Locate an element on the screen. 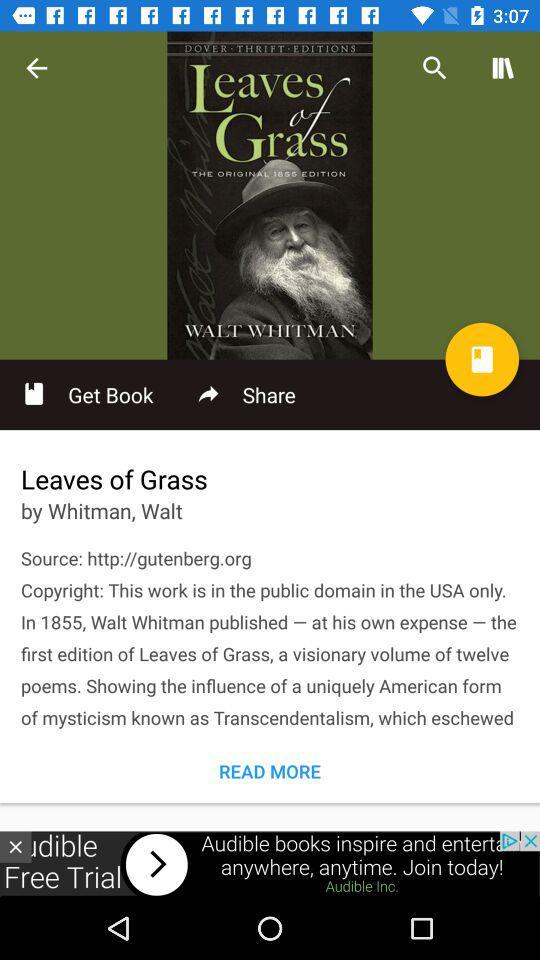 The height and width of the screenshot is (960, 540). the close icon is located at coordinates (14, 846).